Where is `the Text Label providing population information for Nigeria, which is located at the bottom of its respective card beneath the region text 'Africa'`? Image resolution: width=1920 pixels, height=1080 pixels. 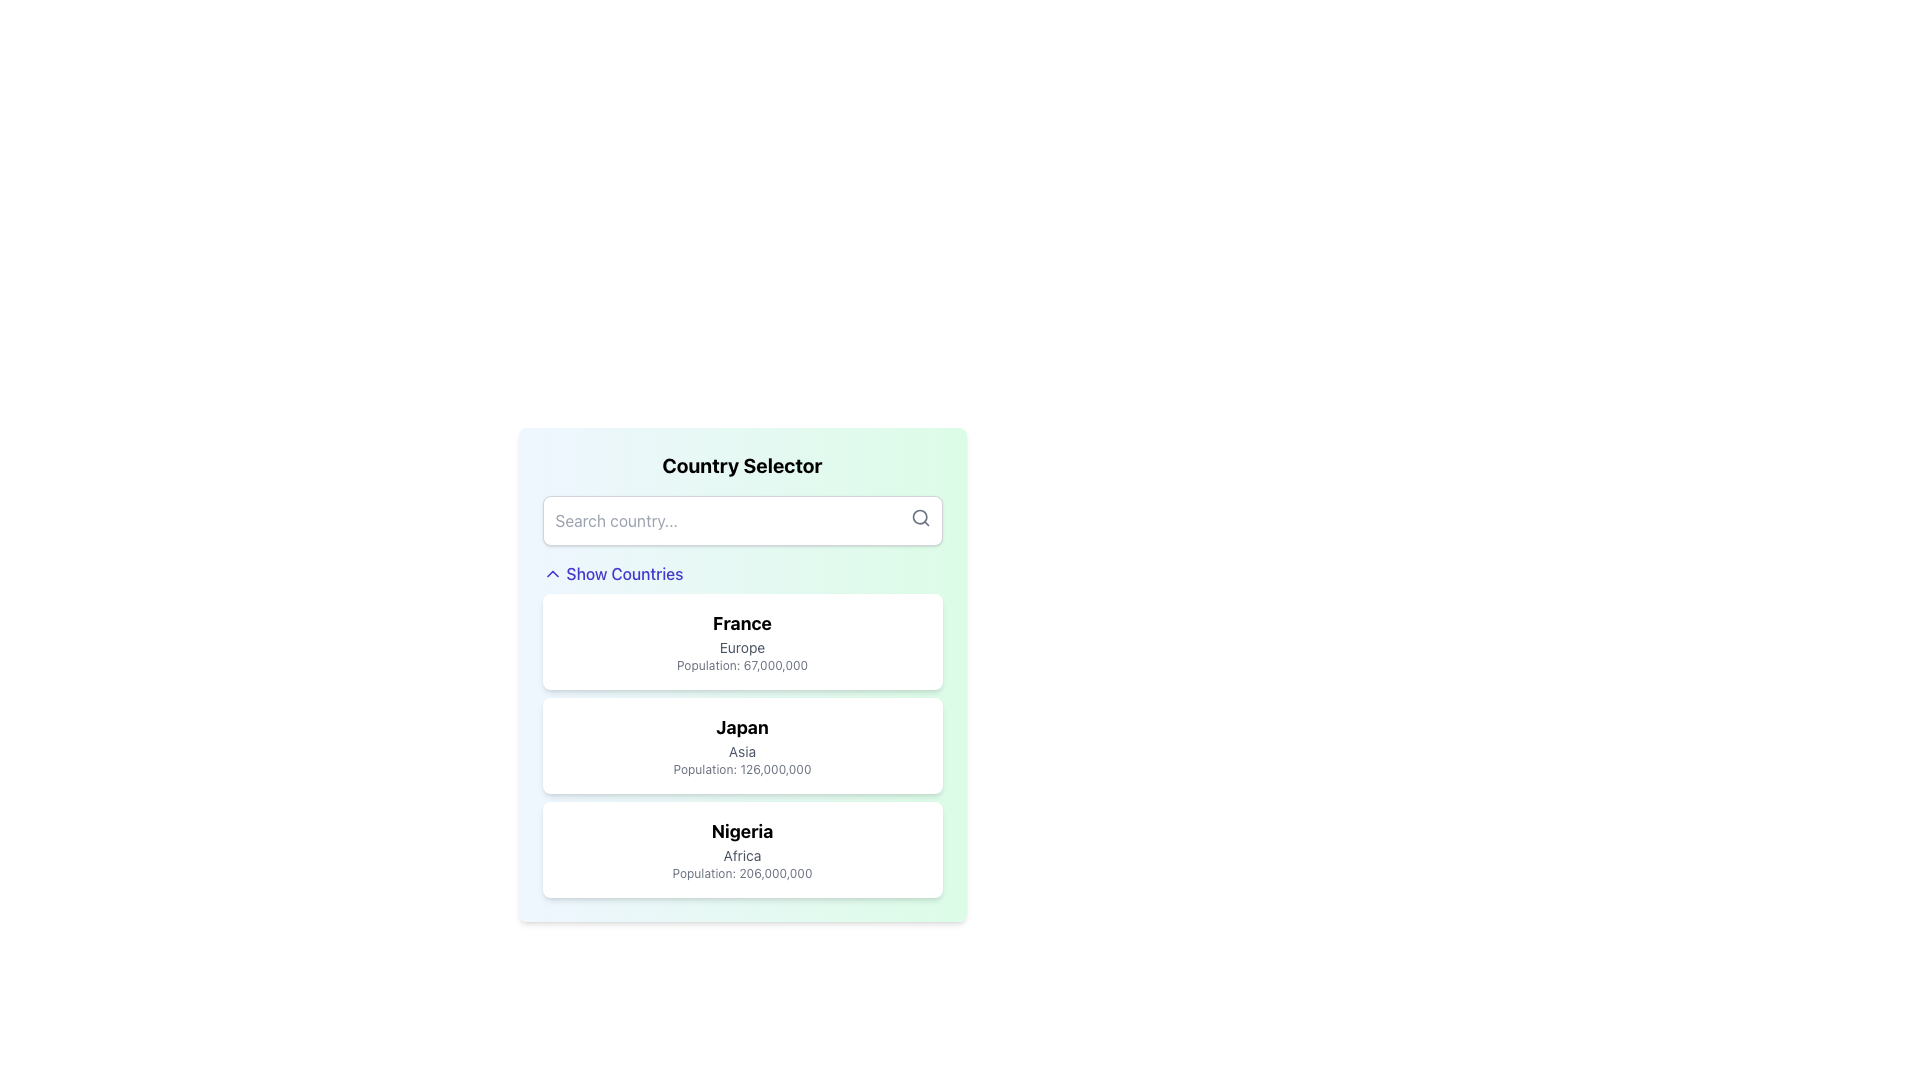 the Text Label providing population information for Nigeria, which is located at the bottom of its respective card beneath the region text 'Africa' is located at coordinates (741, 873).